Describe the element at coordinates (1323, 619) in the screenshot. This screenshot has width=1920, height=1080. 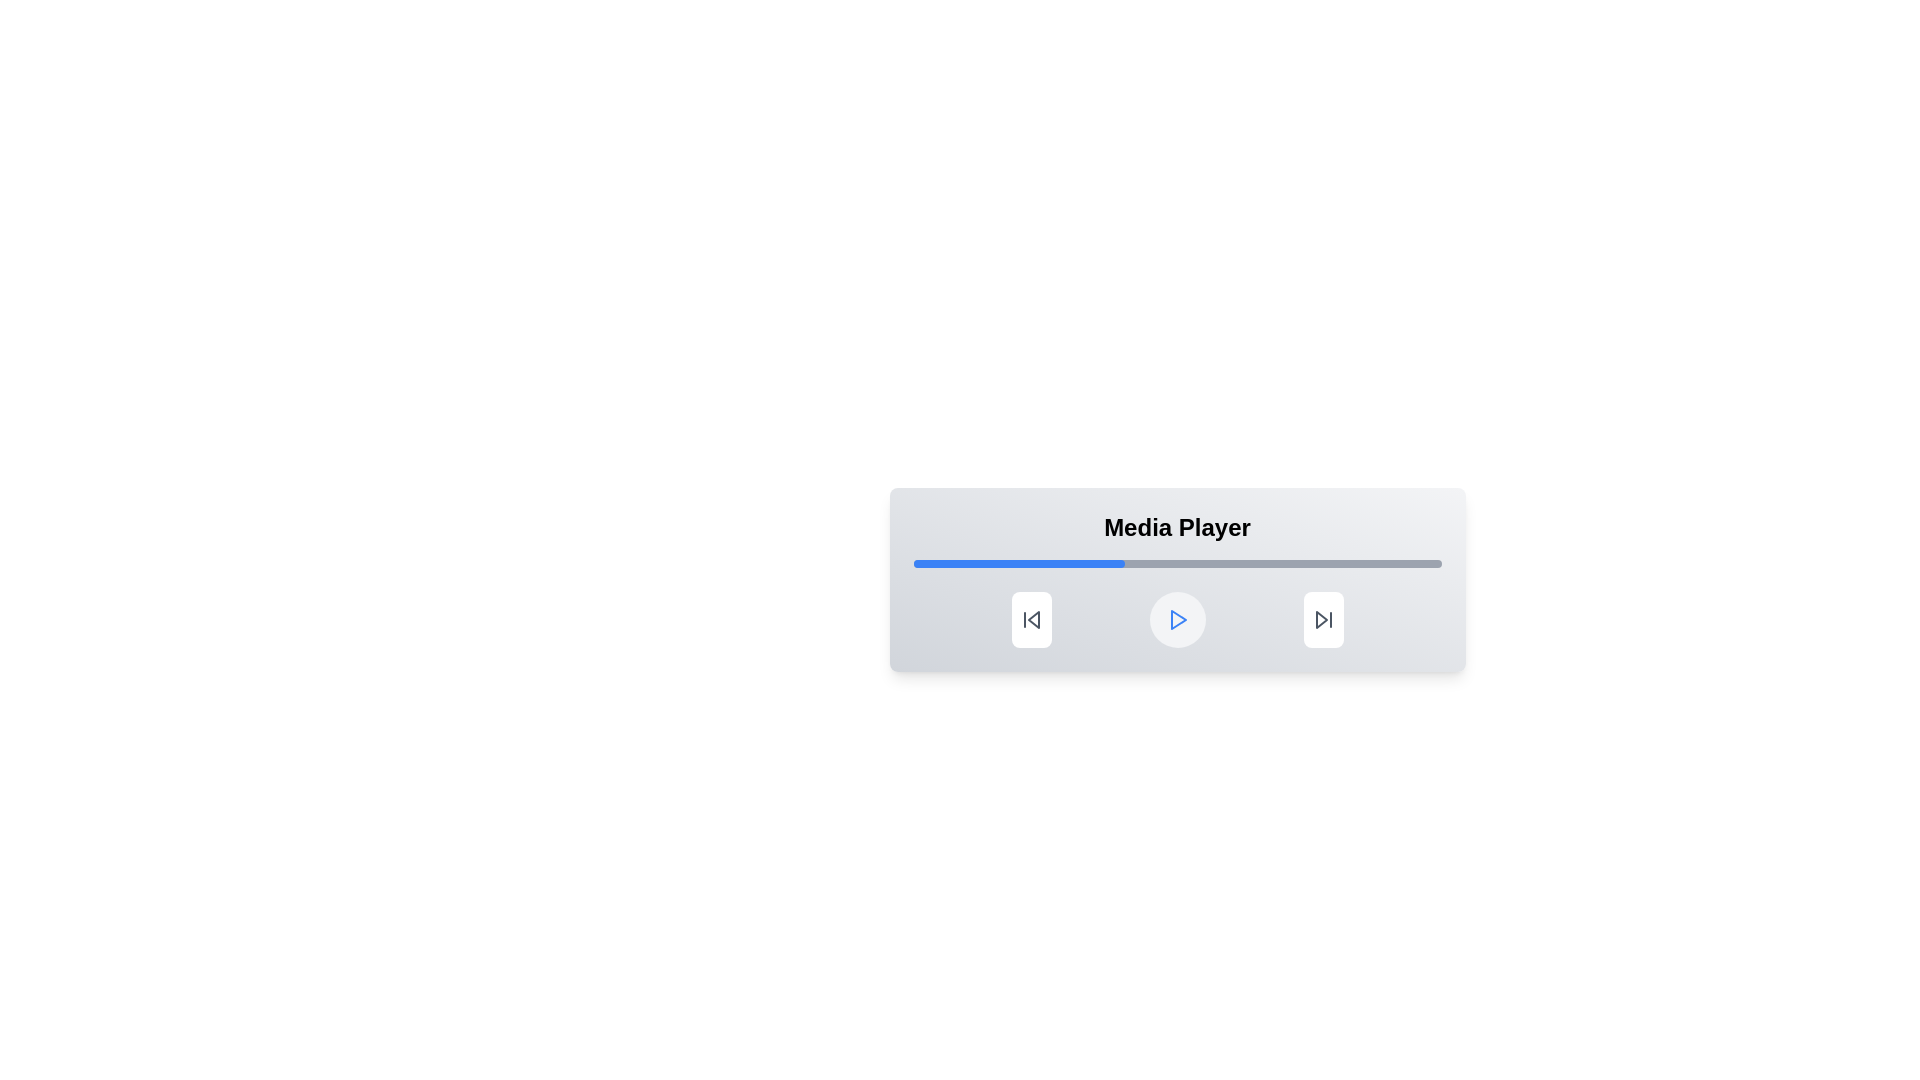
I see `the 'skip forward' button, which is the rightmost icon in a horizontal row of interactive controls located near the bottom-center of the interface` at that location.